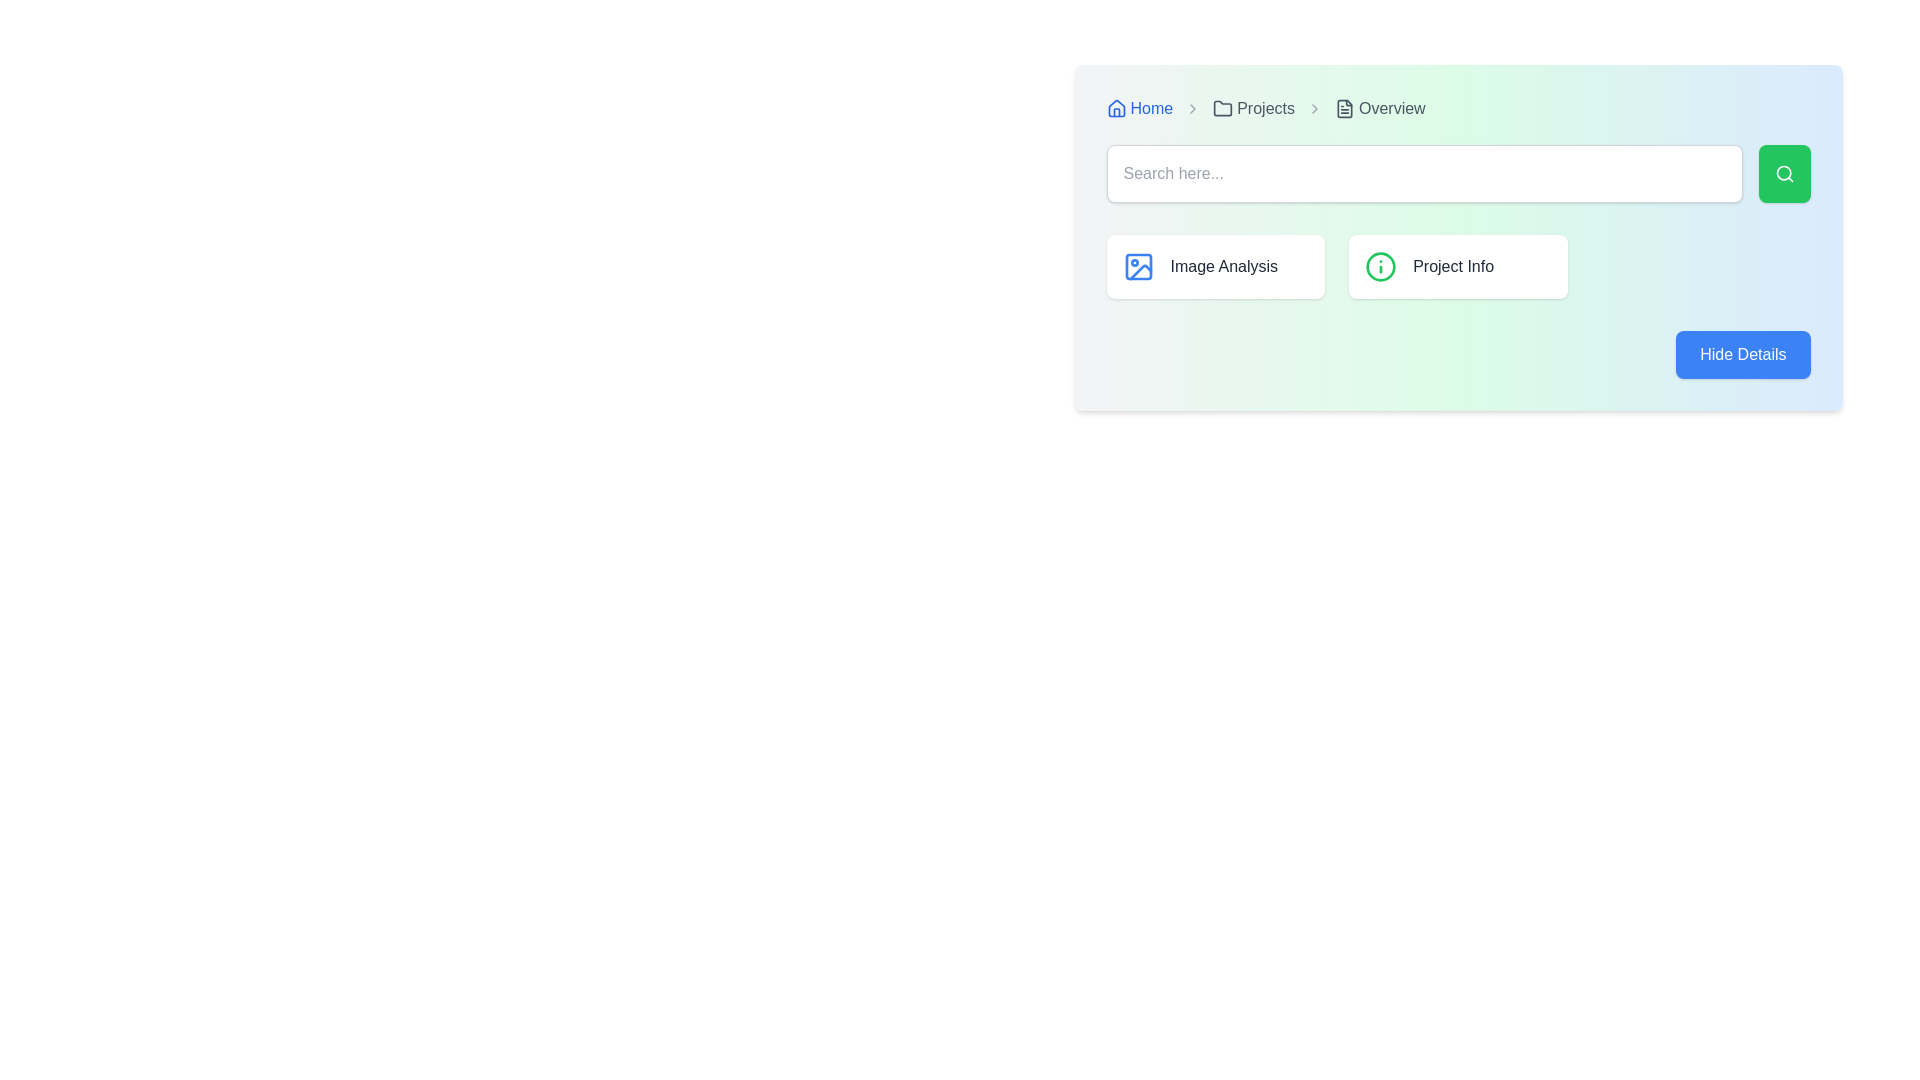  I want to click on the static label with the text 'Projects' that is styled in gray and includes a folder icon, positioned as the third item in the breadcrumb navigation structure, so click(1253, 108).